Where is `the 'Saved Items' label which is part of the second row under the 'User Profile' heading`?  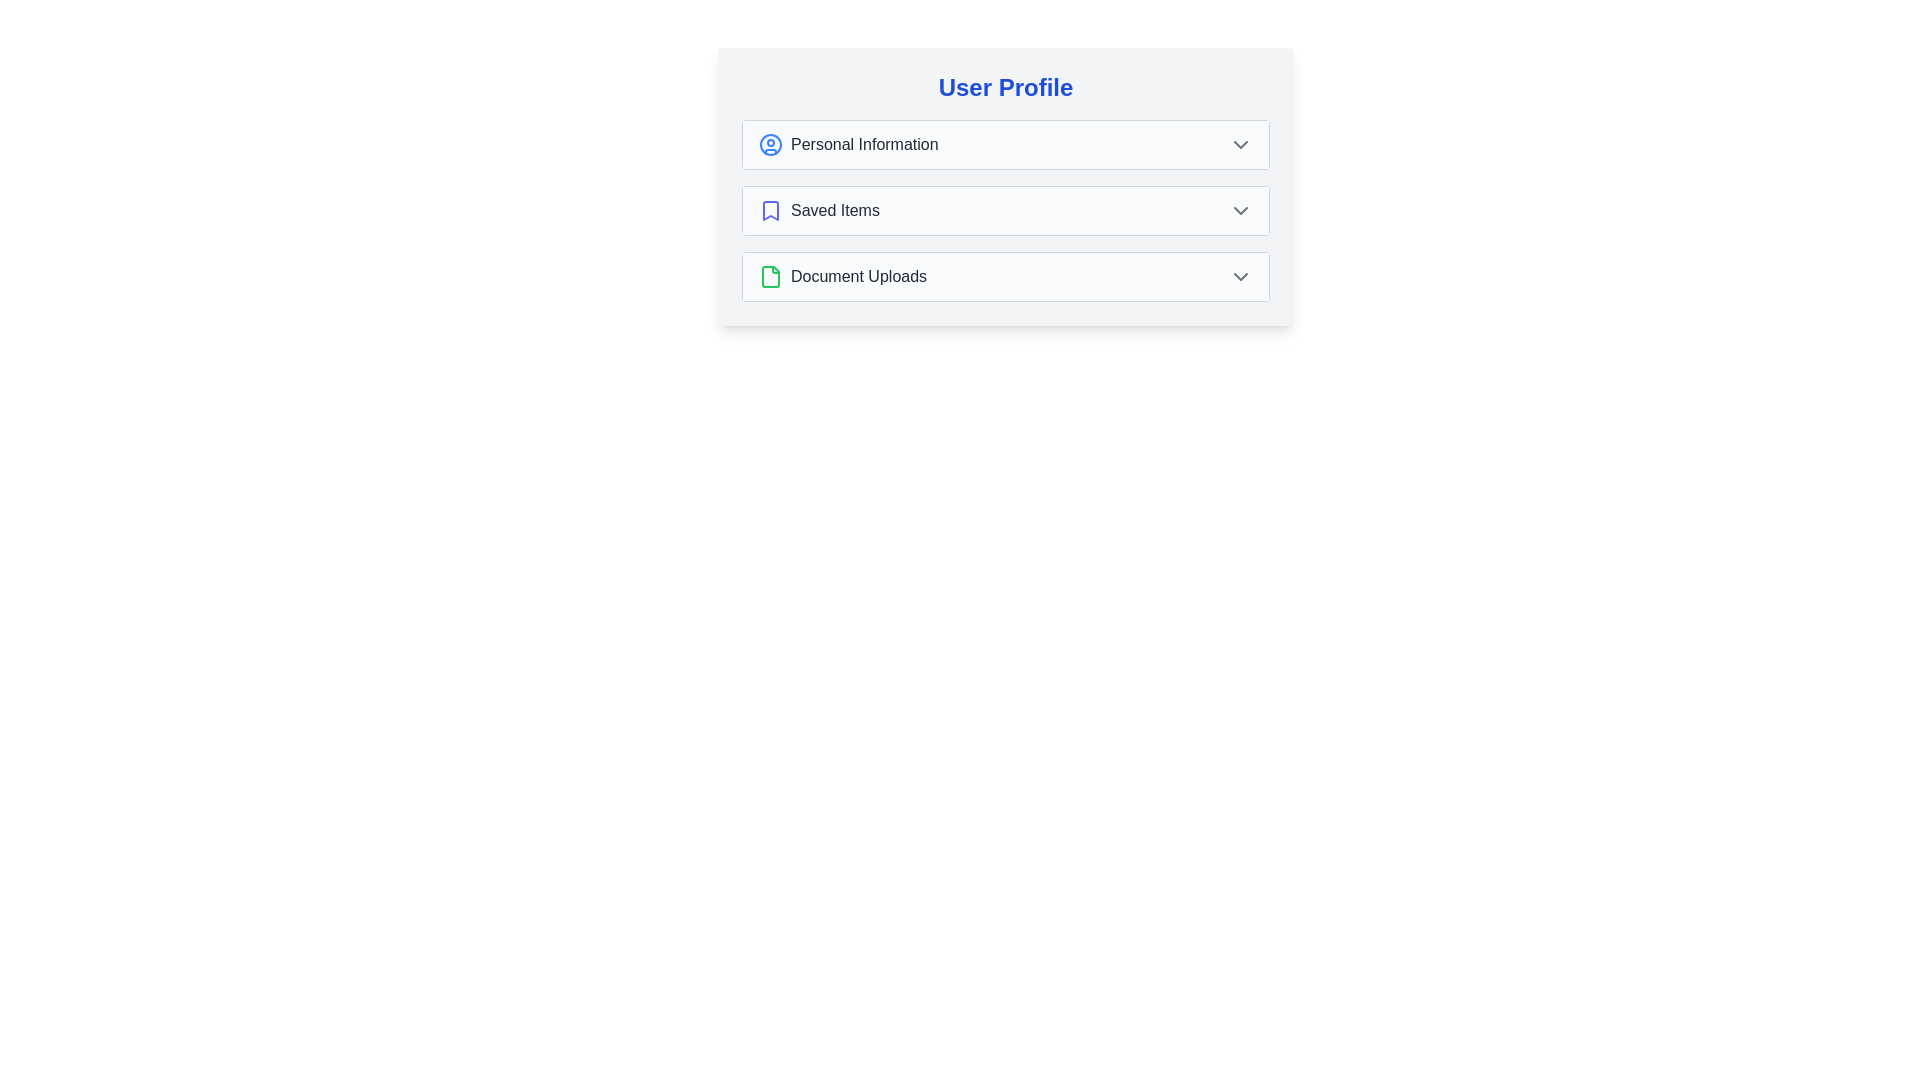 the 'Saved Items' label which is part of the second row under the 'User Profile' heading is located at coordinates (835, 211).